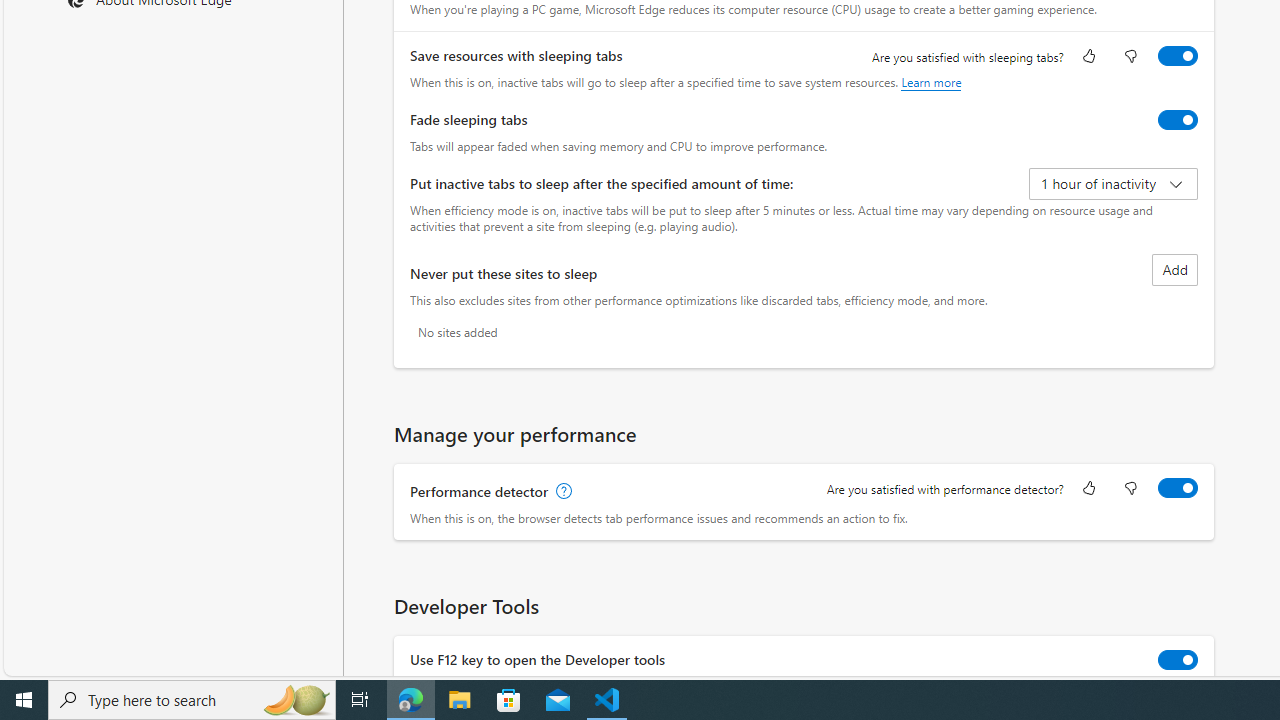  Describe the element at coordinates (24, 698) in the screenshot. I see `'Start'` at that location.